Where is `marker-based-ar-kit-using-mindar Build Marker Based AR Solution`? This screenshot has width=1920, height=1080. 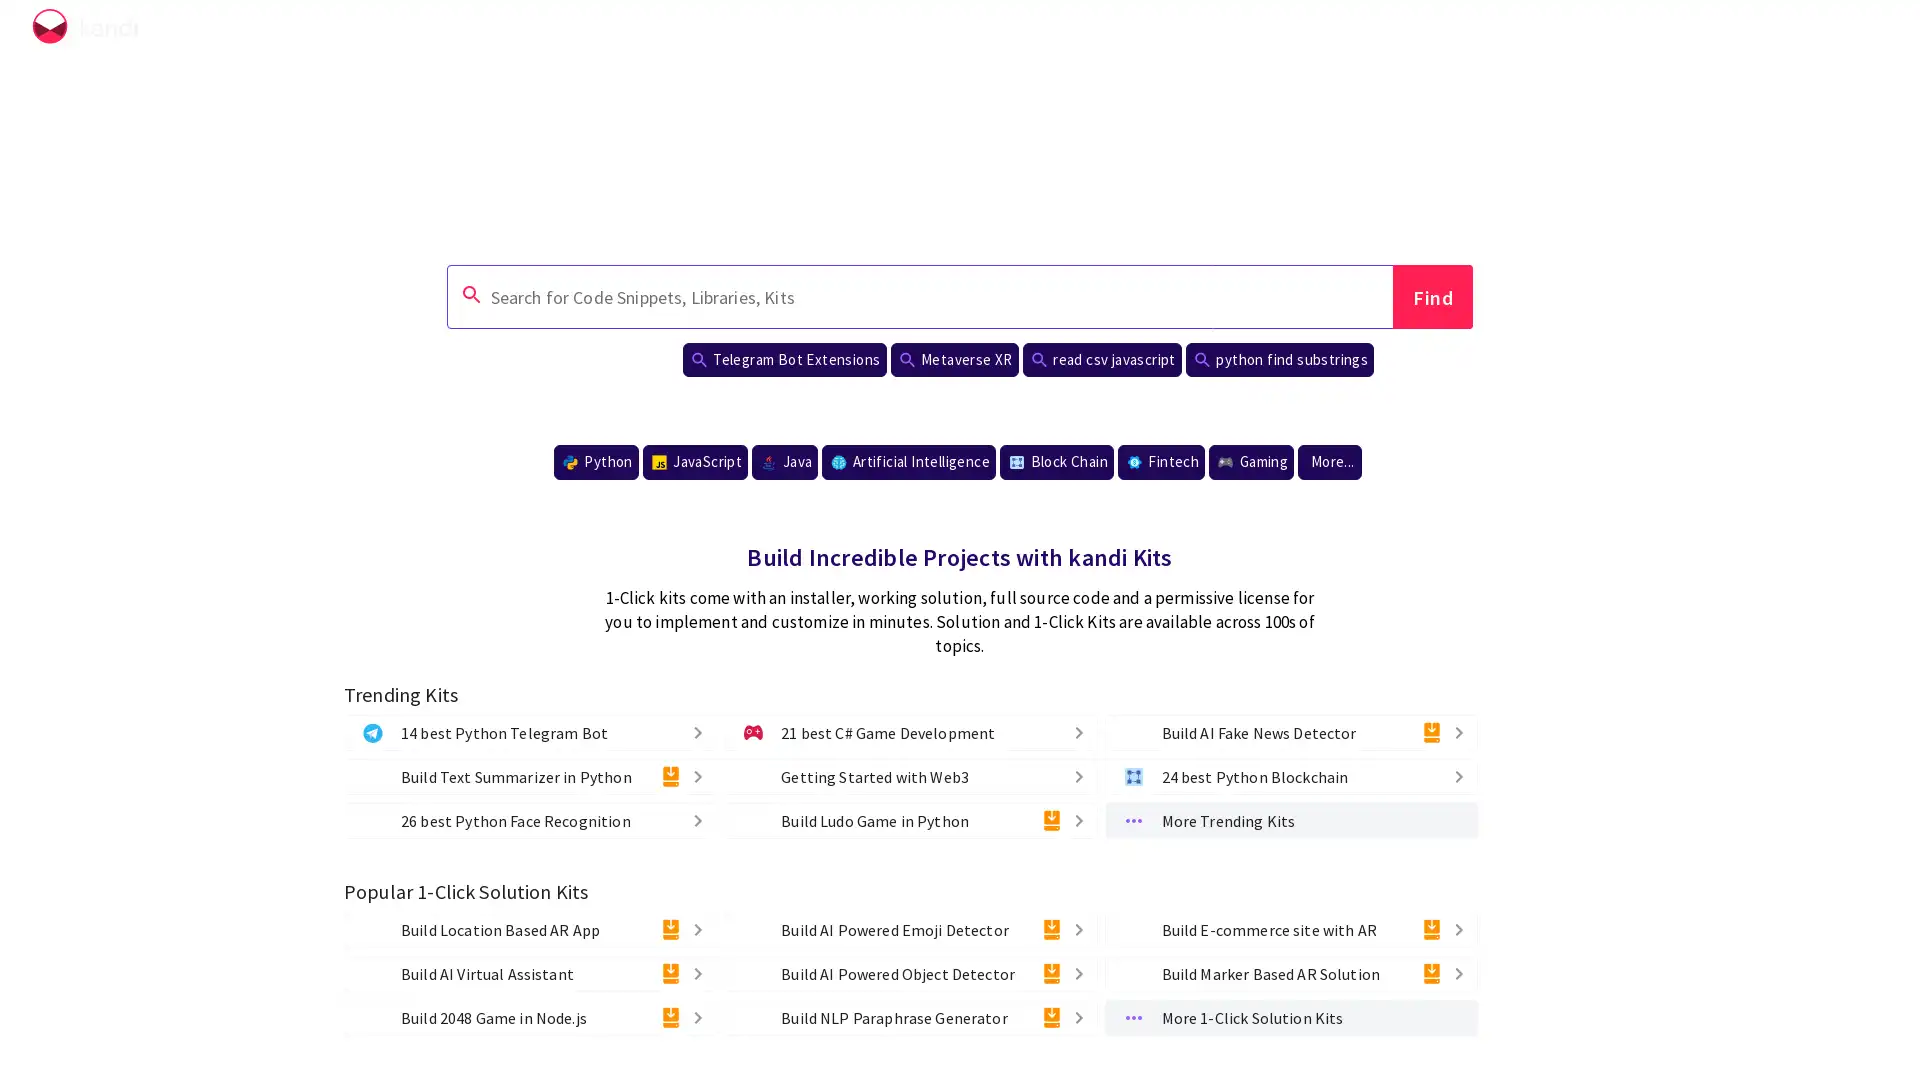
marker-based-ar-kit-using-mindar Build Marker Based AR Solution is located at coordinates (1290, 971).